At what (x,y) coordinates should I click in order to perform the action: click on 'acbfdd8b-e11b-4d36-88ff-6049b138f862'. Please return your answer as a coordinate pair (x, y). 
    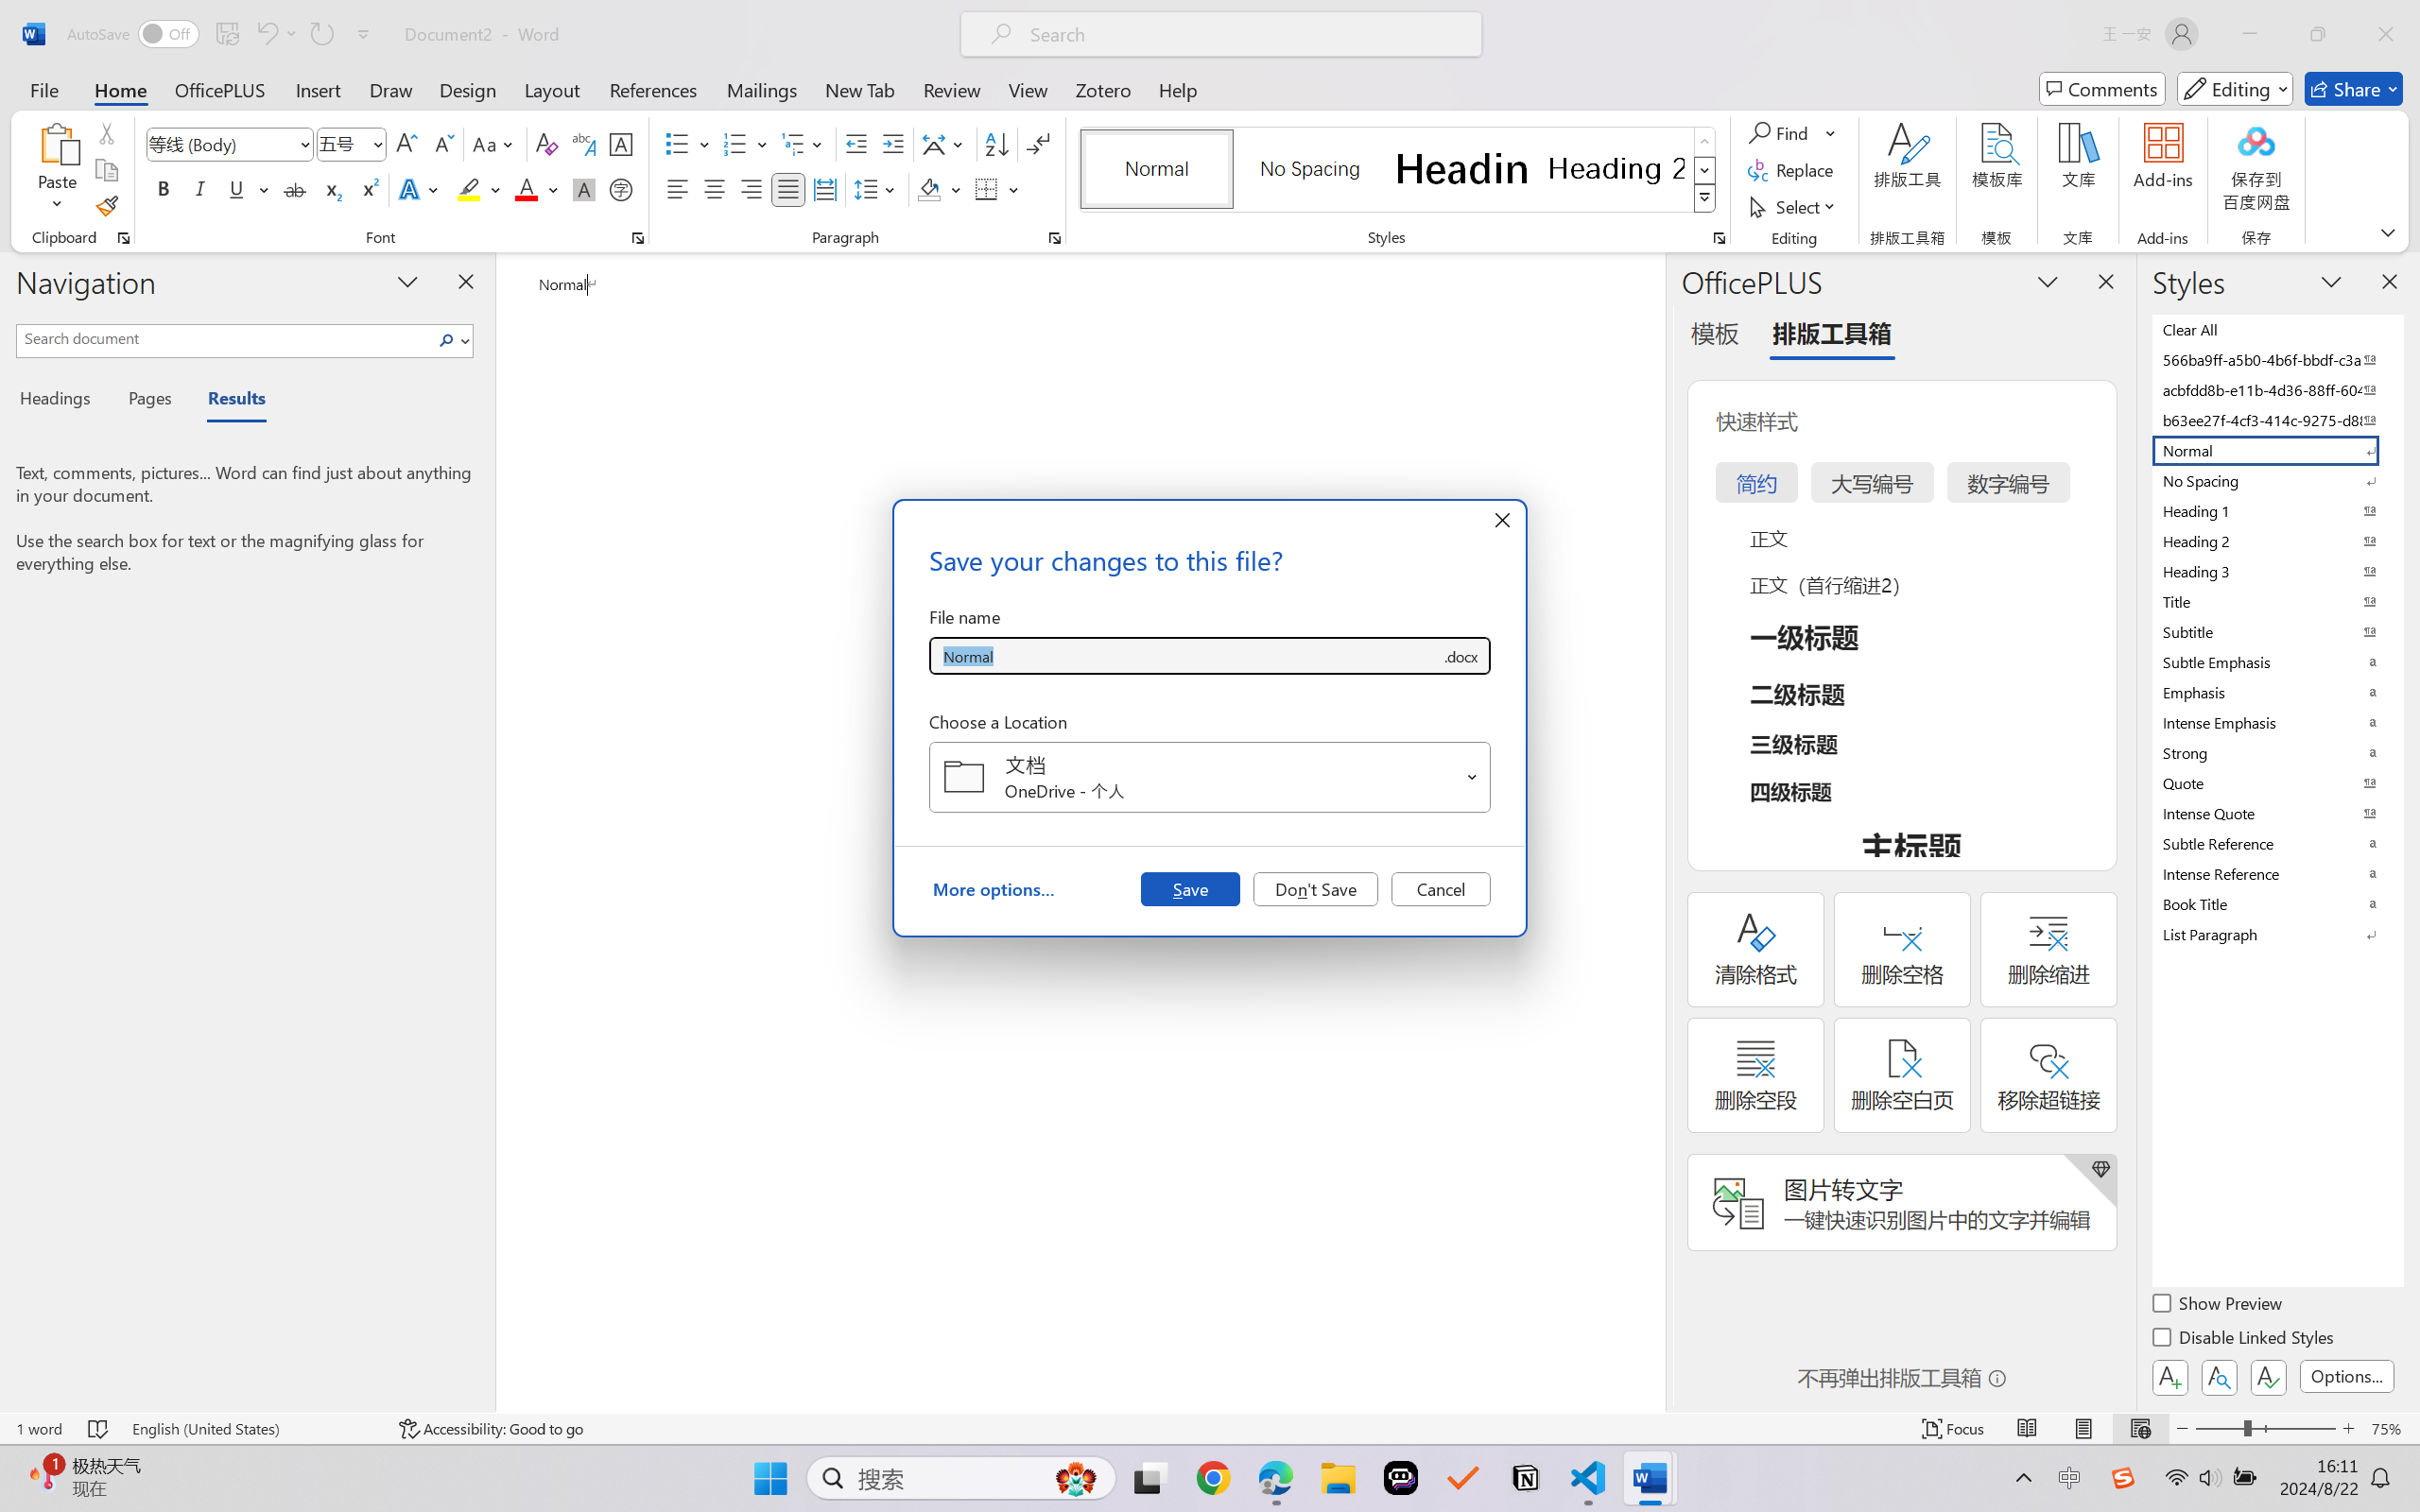
    Looking at the image, I should click on (2275, 388).